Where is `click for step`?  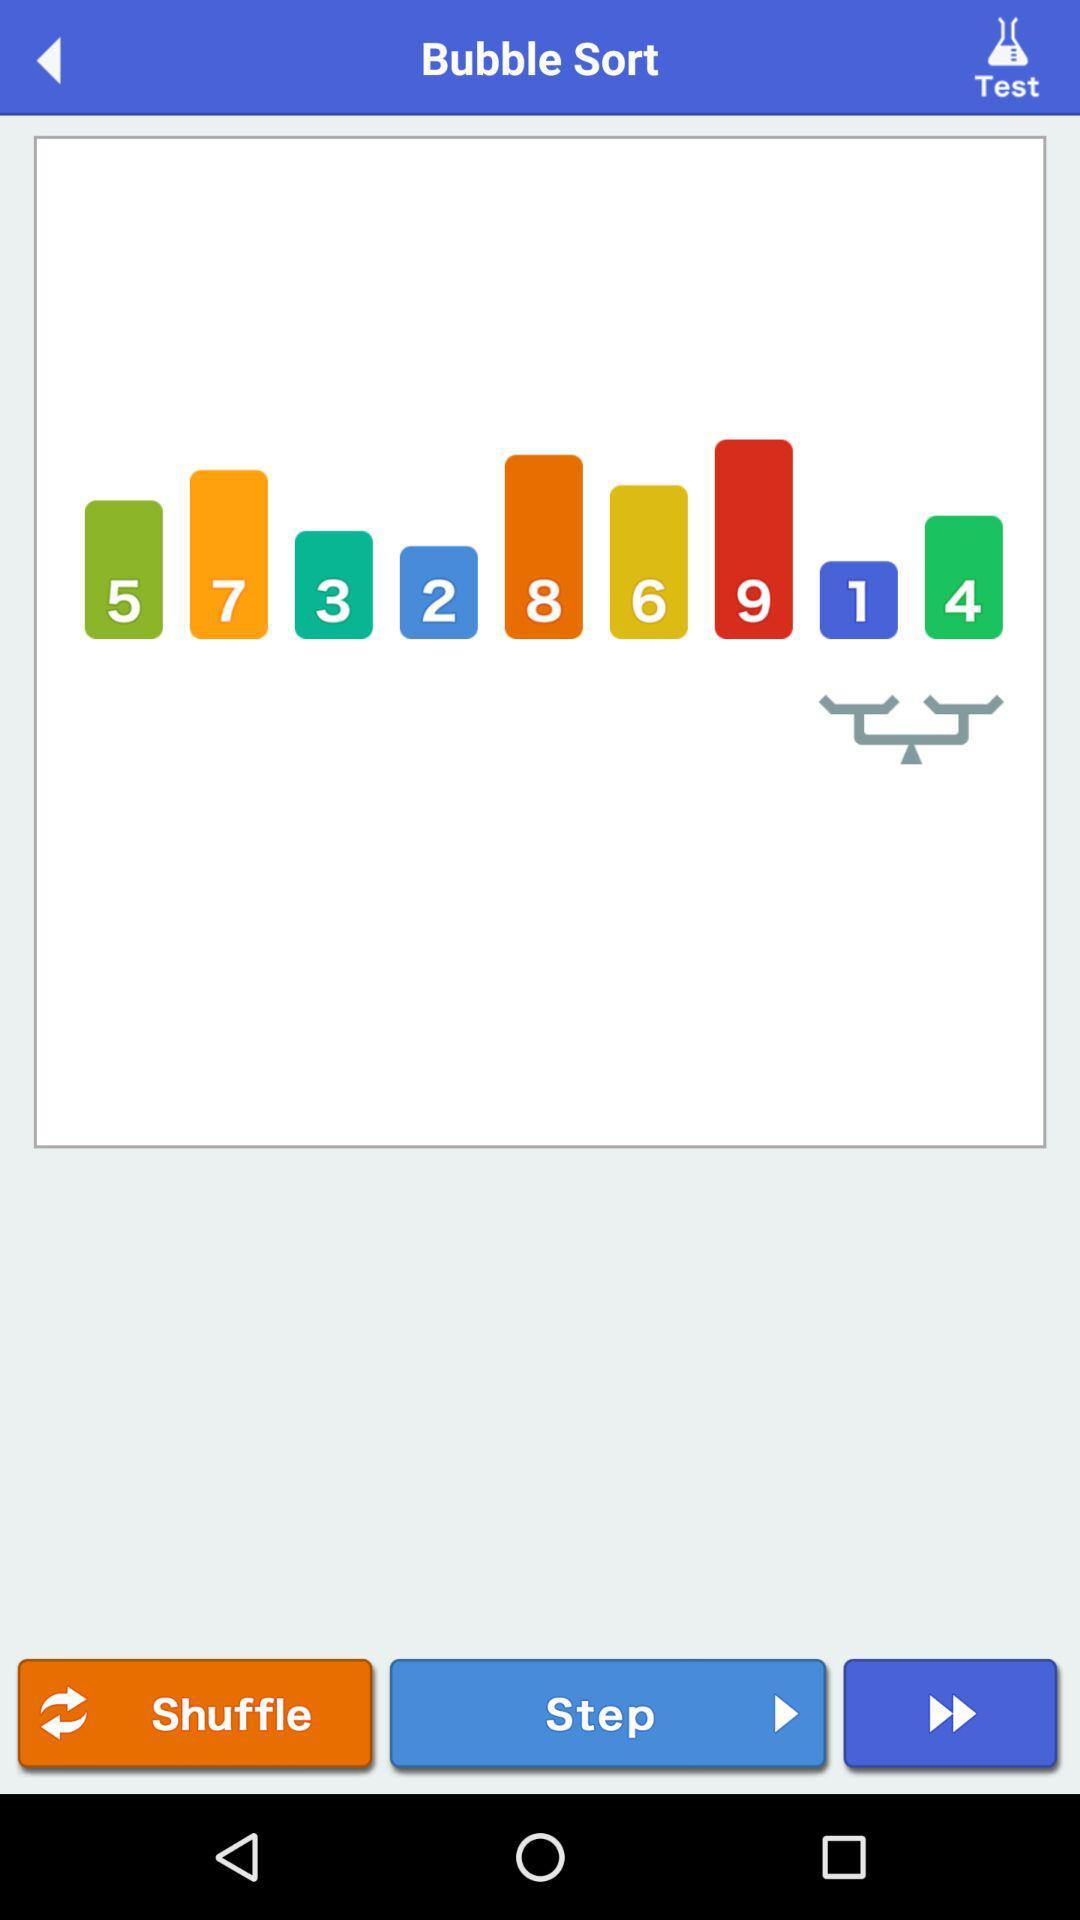 click for step is located at coordinates (609, 1716).